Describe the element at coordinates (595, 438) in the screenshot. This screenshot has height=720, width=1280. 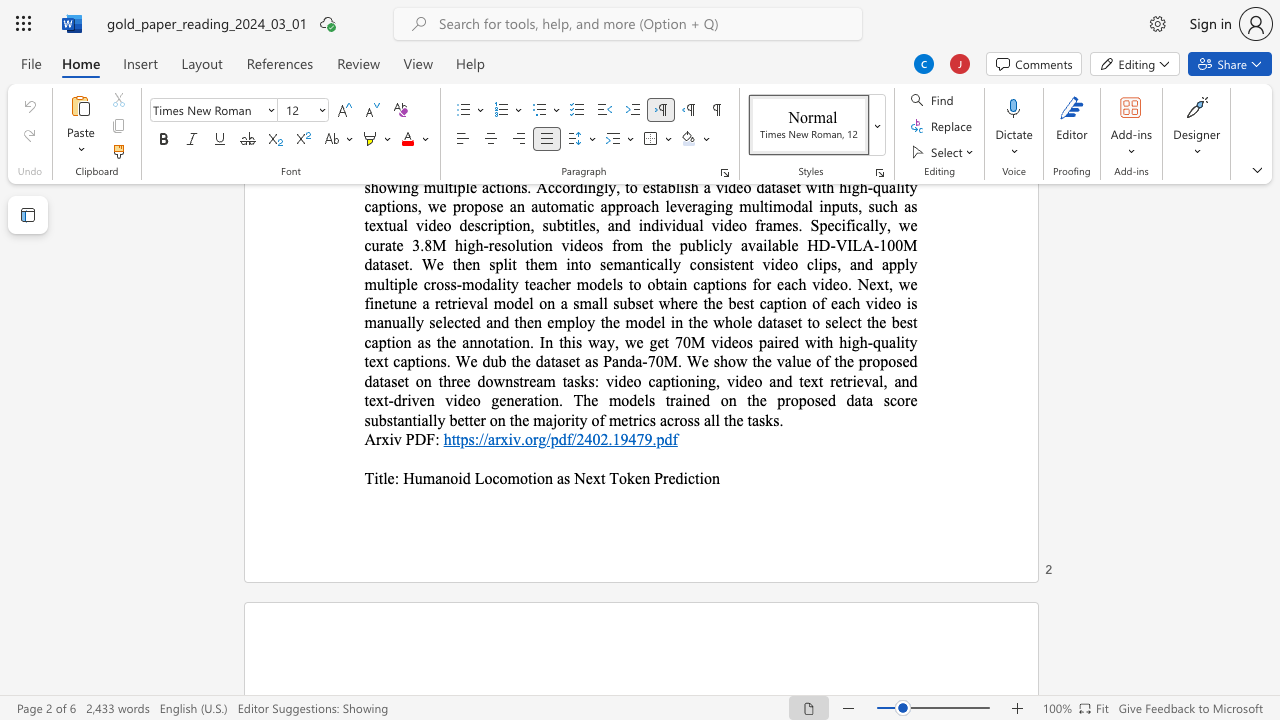
I see `the 1th character "0" in the text` at that location.